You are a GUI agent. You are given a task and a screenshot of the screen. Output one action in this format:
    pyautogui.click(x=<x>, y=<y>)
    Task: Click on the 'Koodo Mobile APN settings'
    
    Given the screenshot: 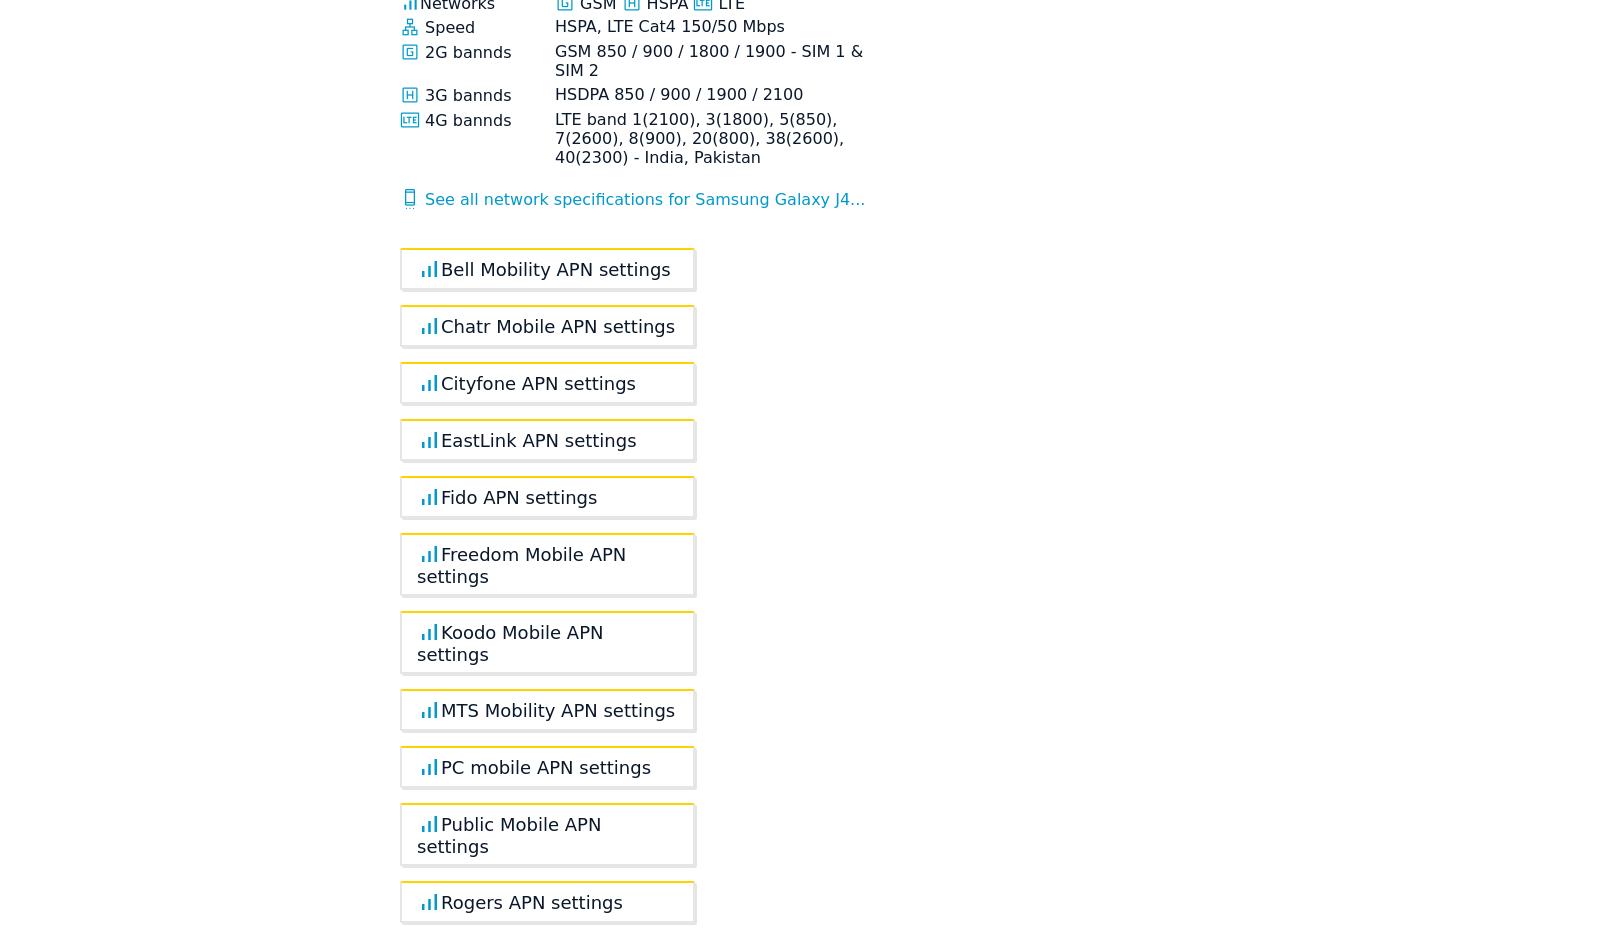 What is the action you would take?
    pyautogui.click(x=508, y=642)
    